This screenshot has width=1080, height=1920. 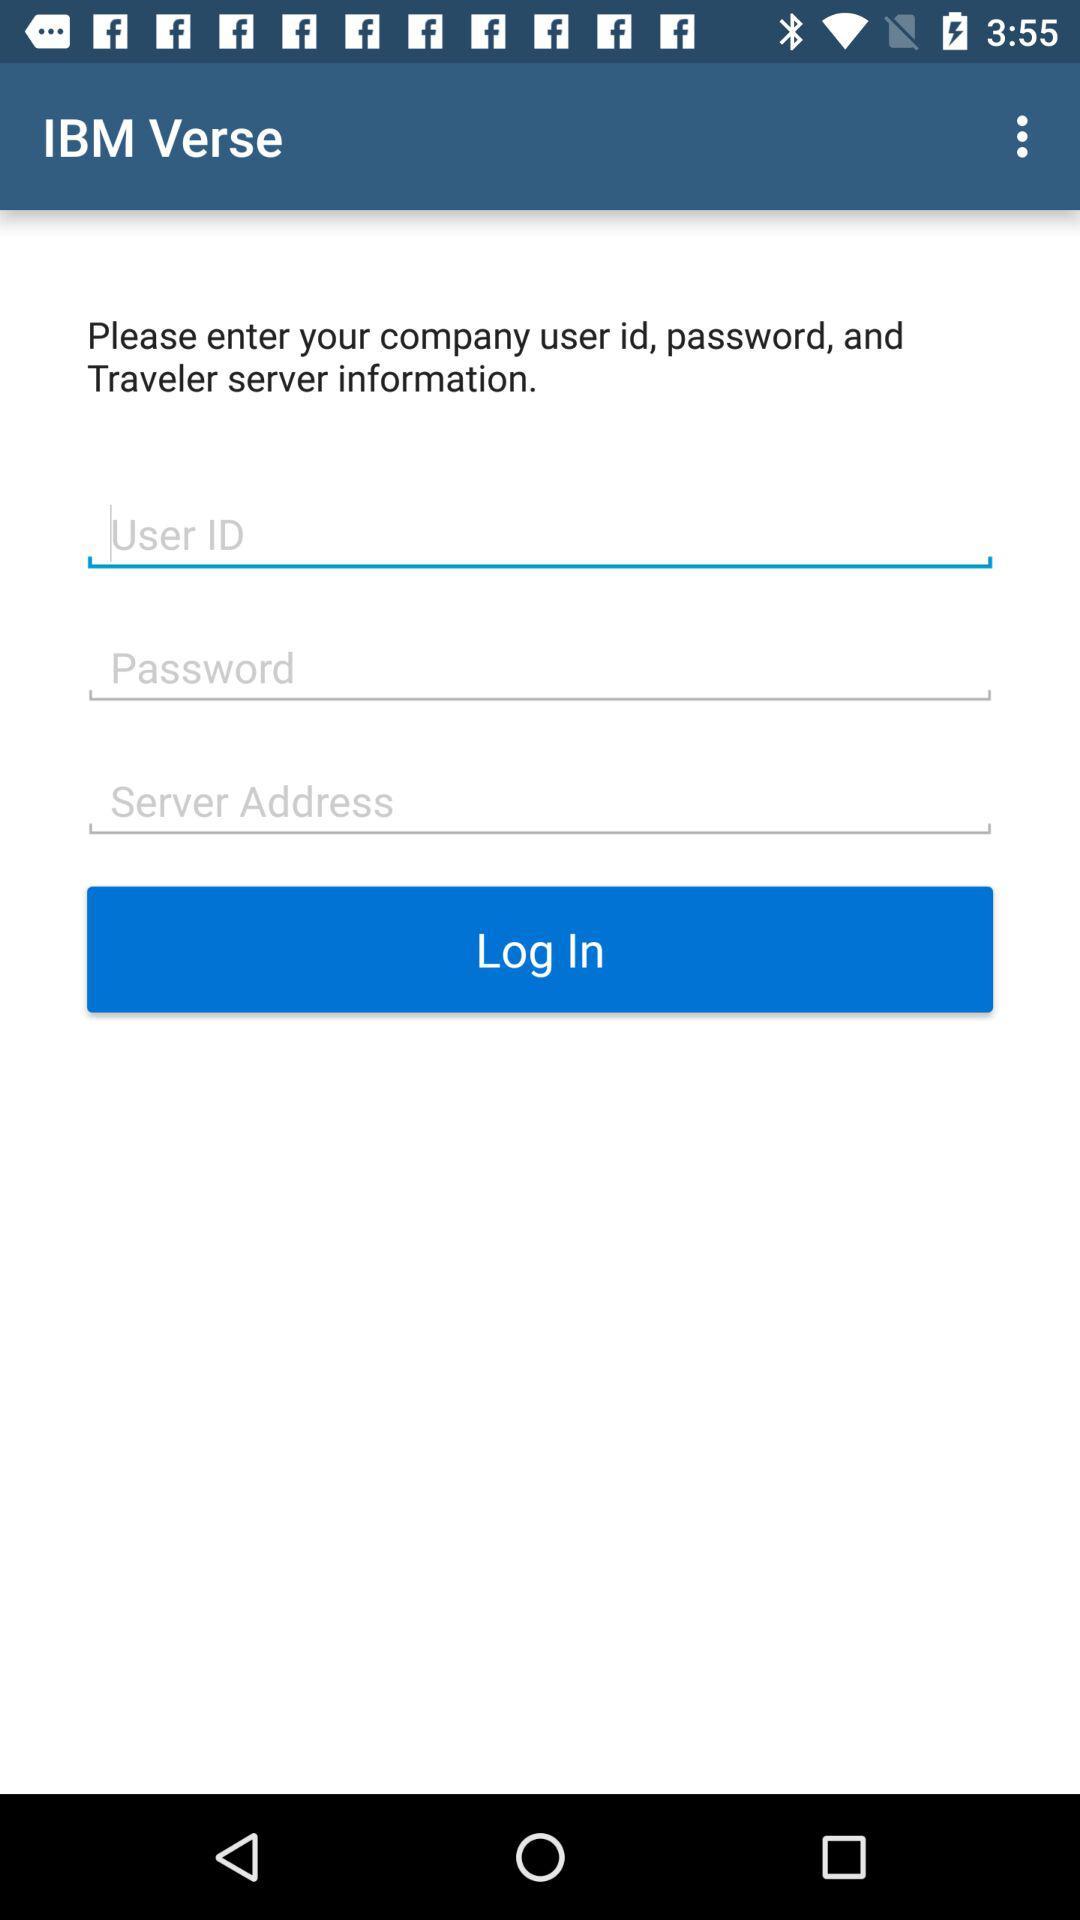 I want to click on item at the top right corner, so click(x=1027, y=135).